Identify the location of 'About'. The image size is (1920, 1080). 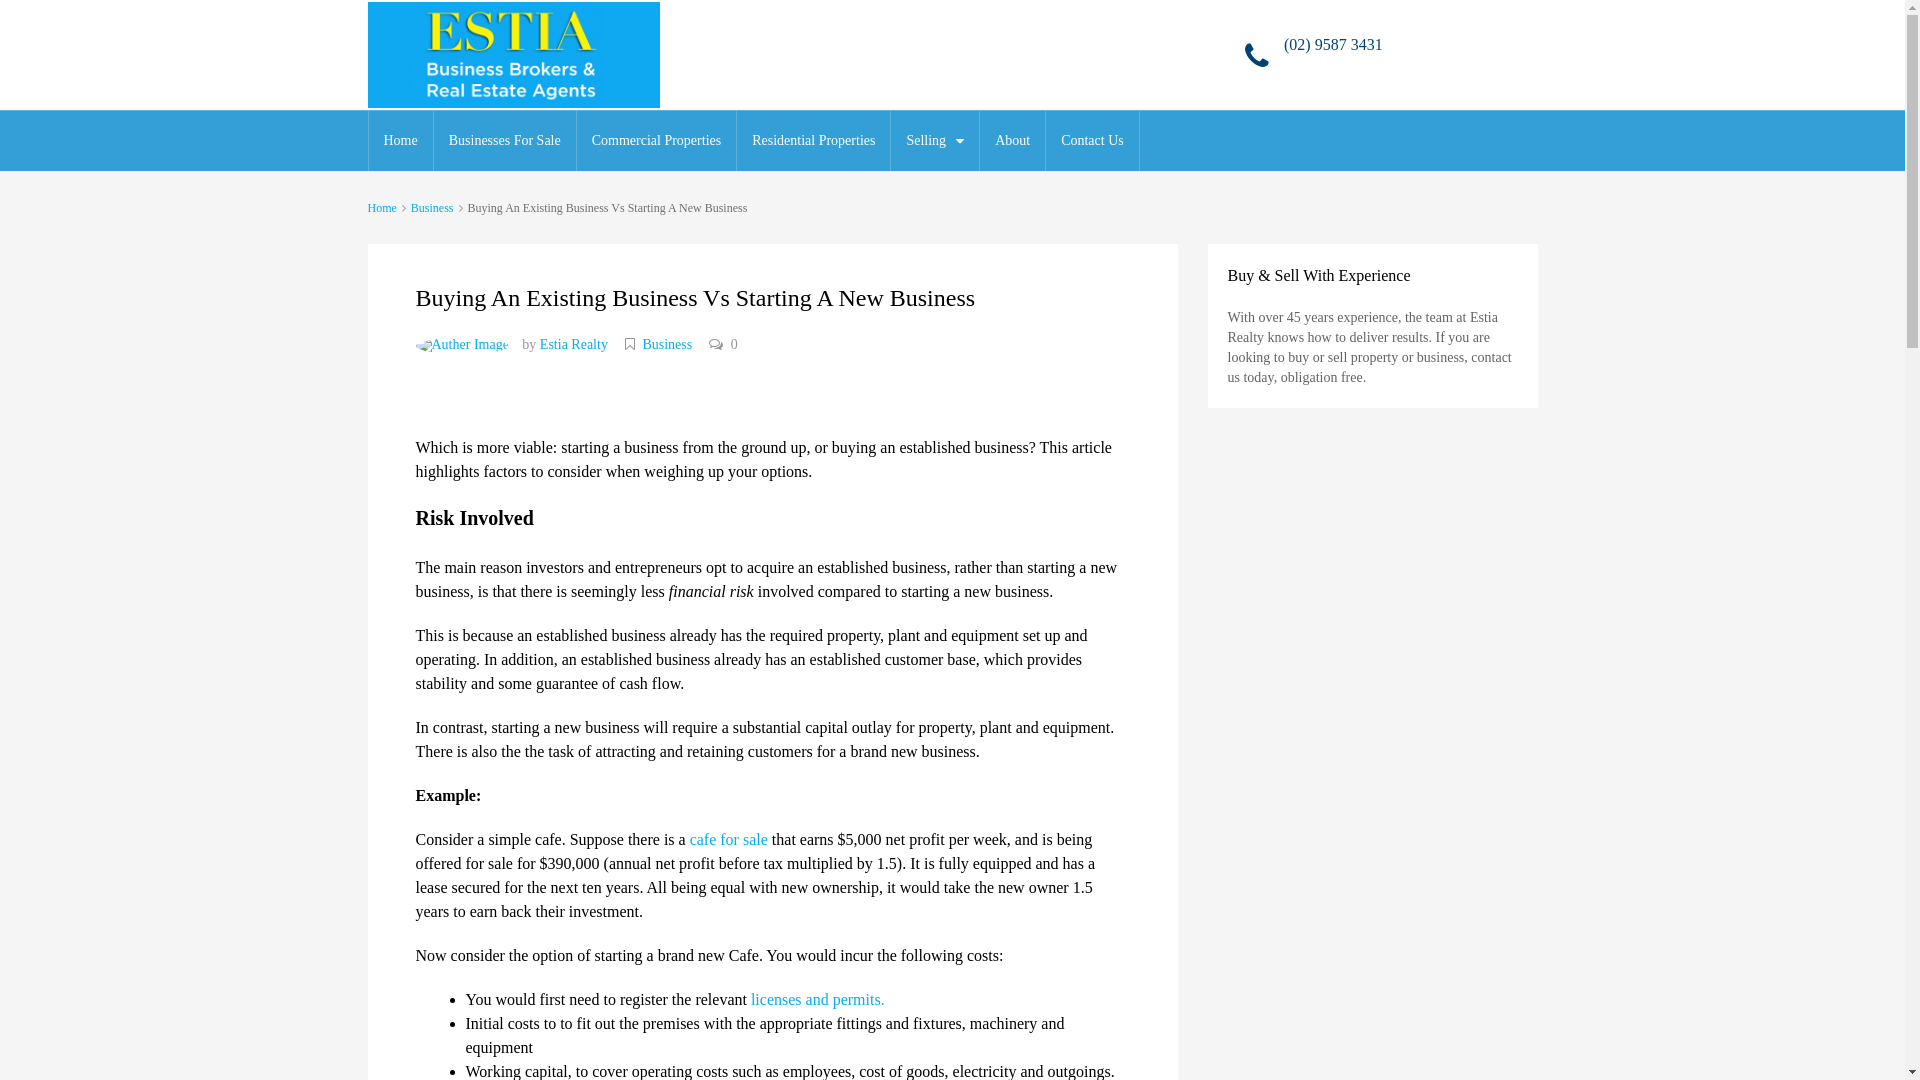
(1012, 140).